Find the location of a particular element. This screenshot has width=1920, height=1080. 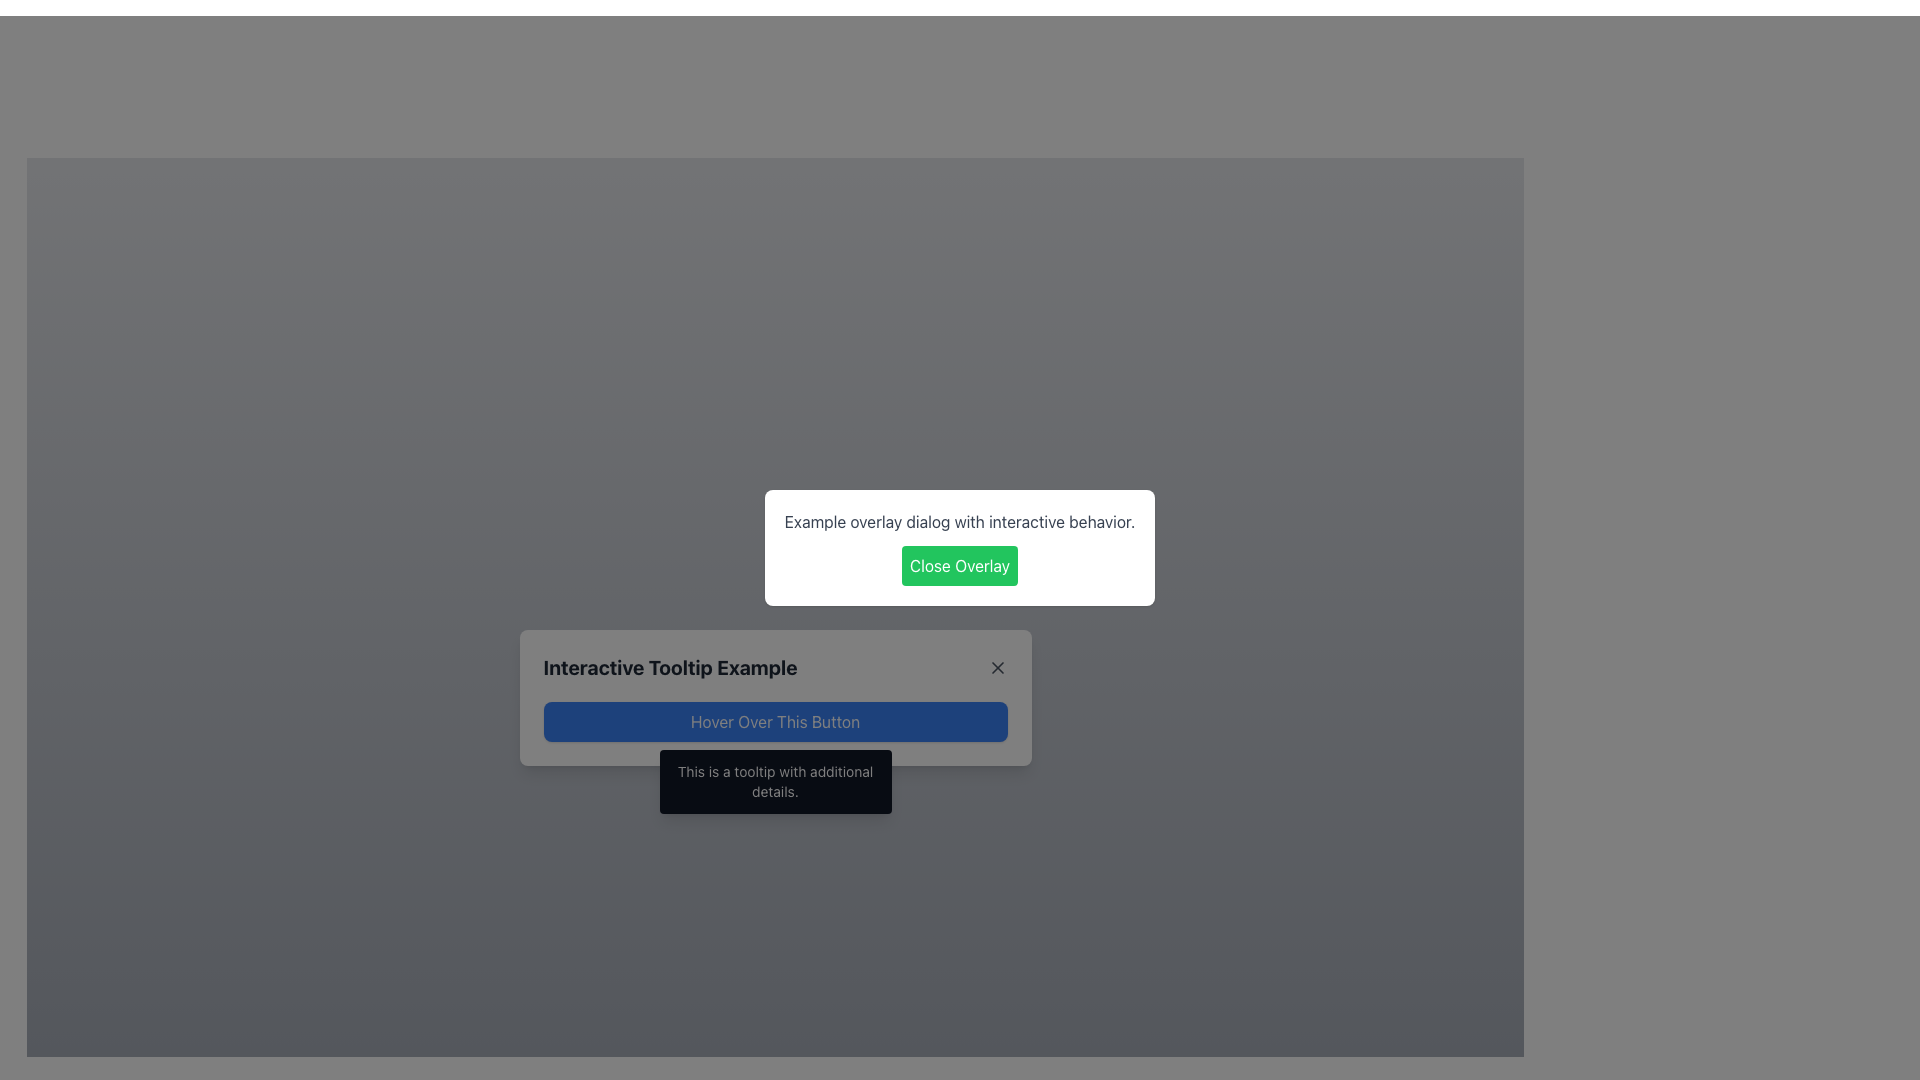

the interactive hover button that has a blue background and contains the text 'Hover Over This Button' is located at coordinates (774, 721).